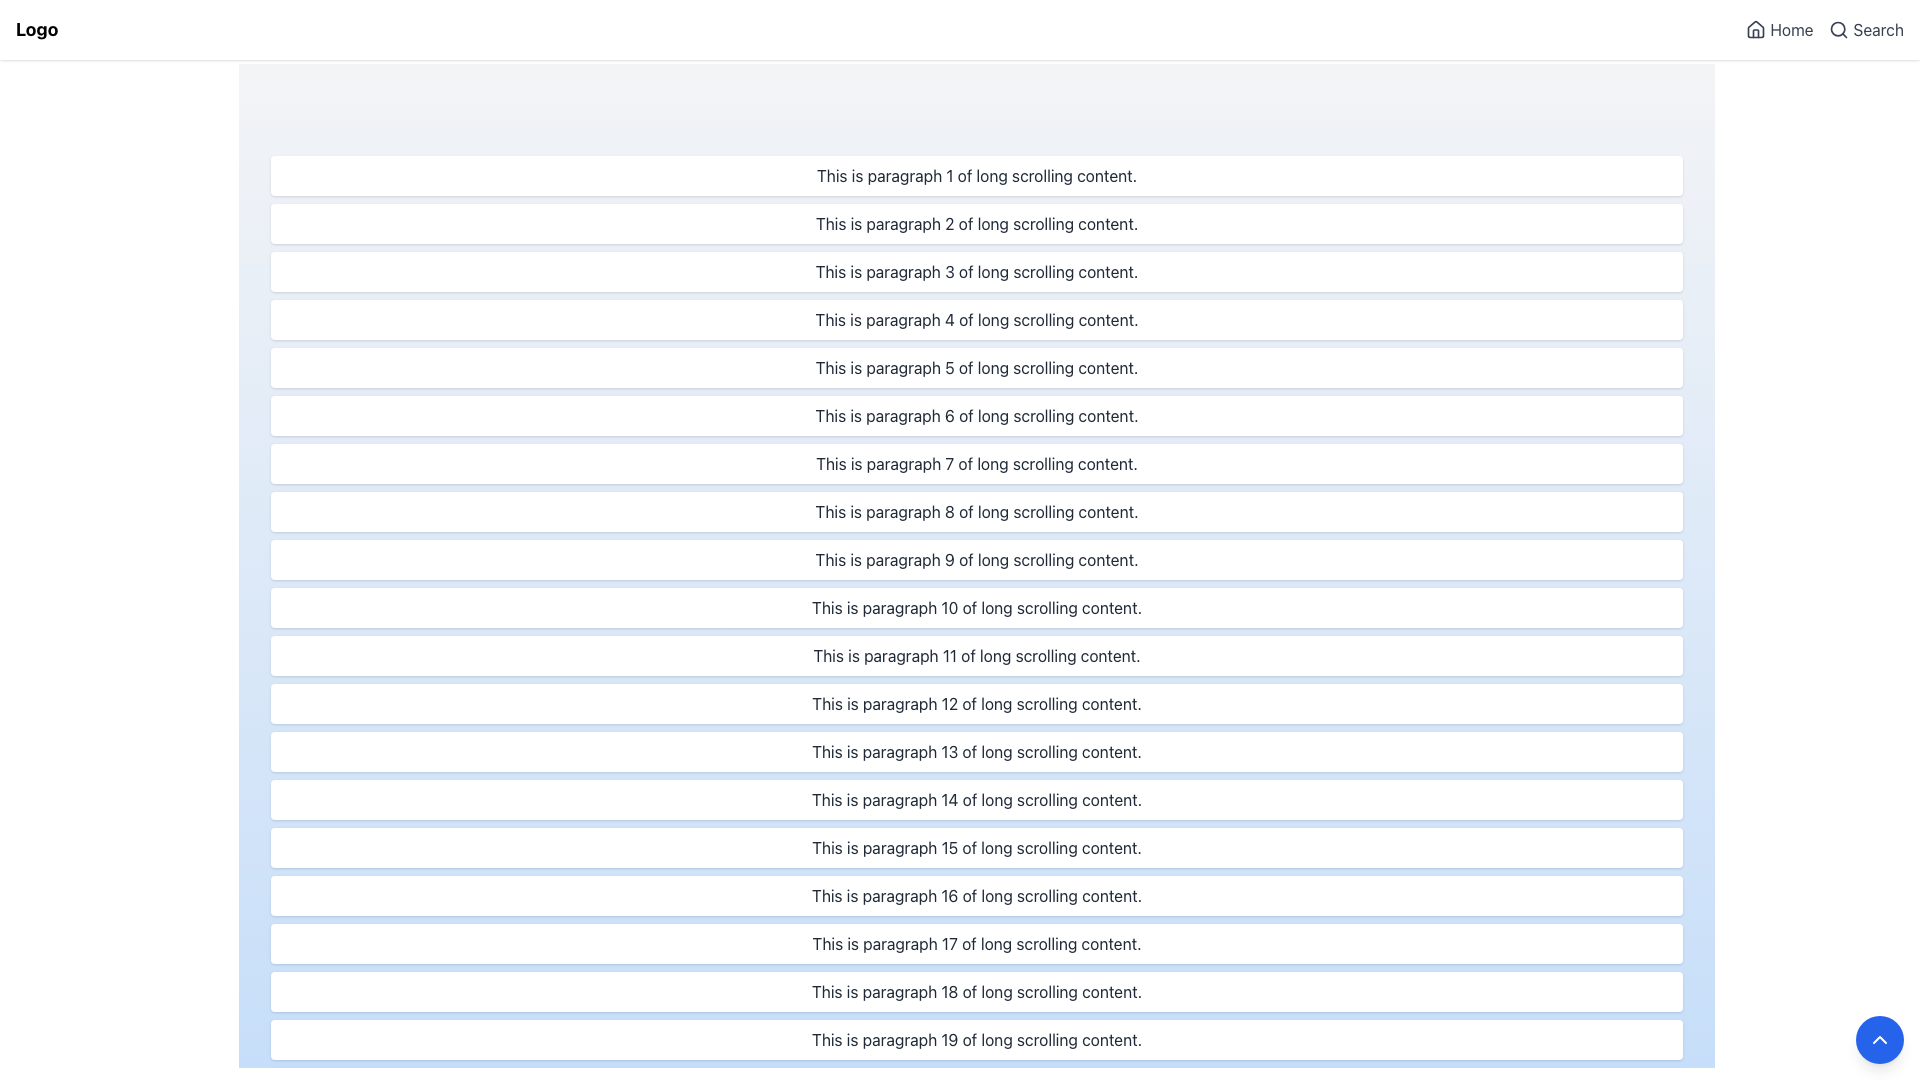 This screenshot has width=1920, height=1080. Describe the element at coordinates (977, 223) in the screenshot. I see `the text in the paragraph reading 'This is paragraph 2 of long scrolling content.' which is styled with a light background and rounded corners` at that location.